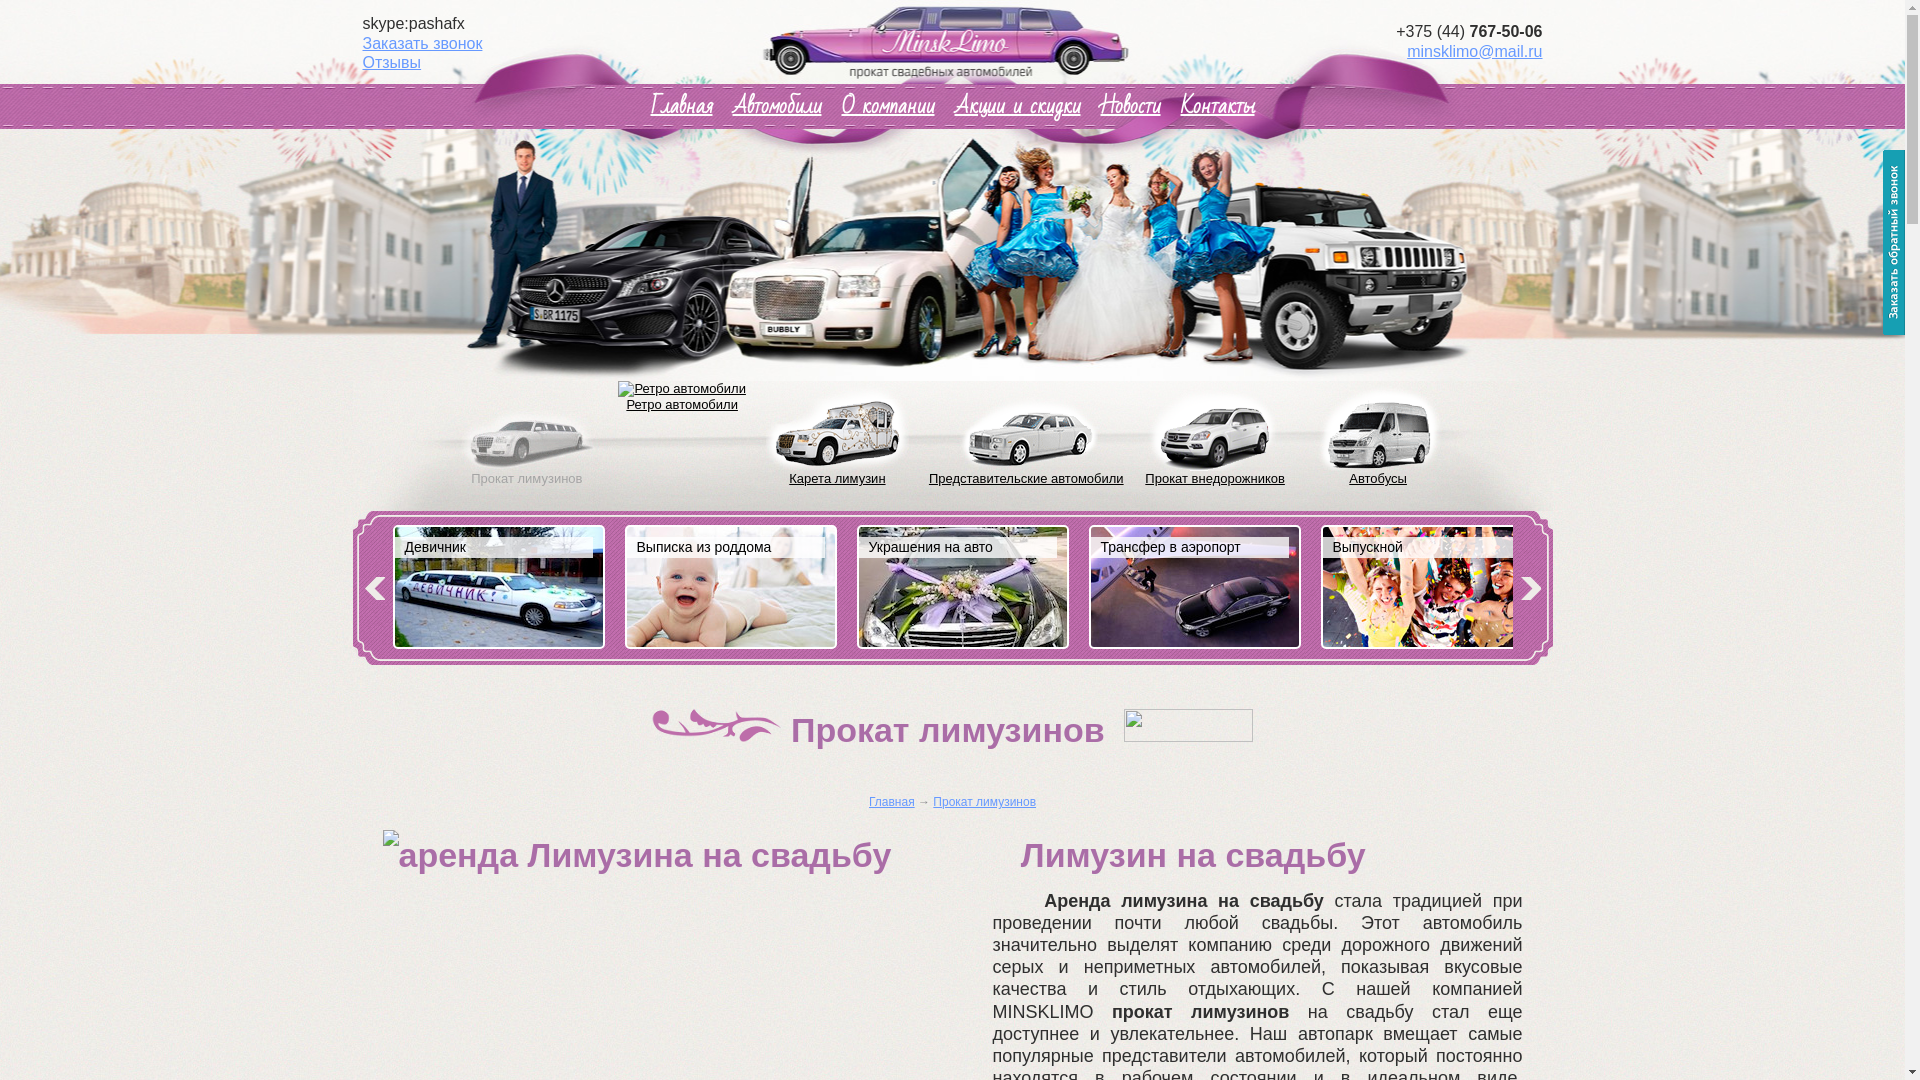 The height and width of the screenshot is (1080, 1920). I want to click on '#slide_60', so click(498, 588).